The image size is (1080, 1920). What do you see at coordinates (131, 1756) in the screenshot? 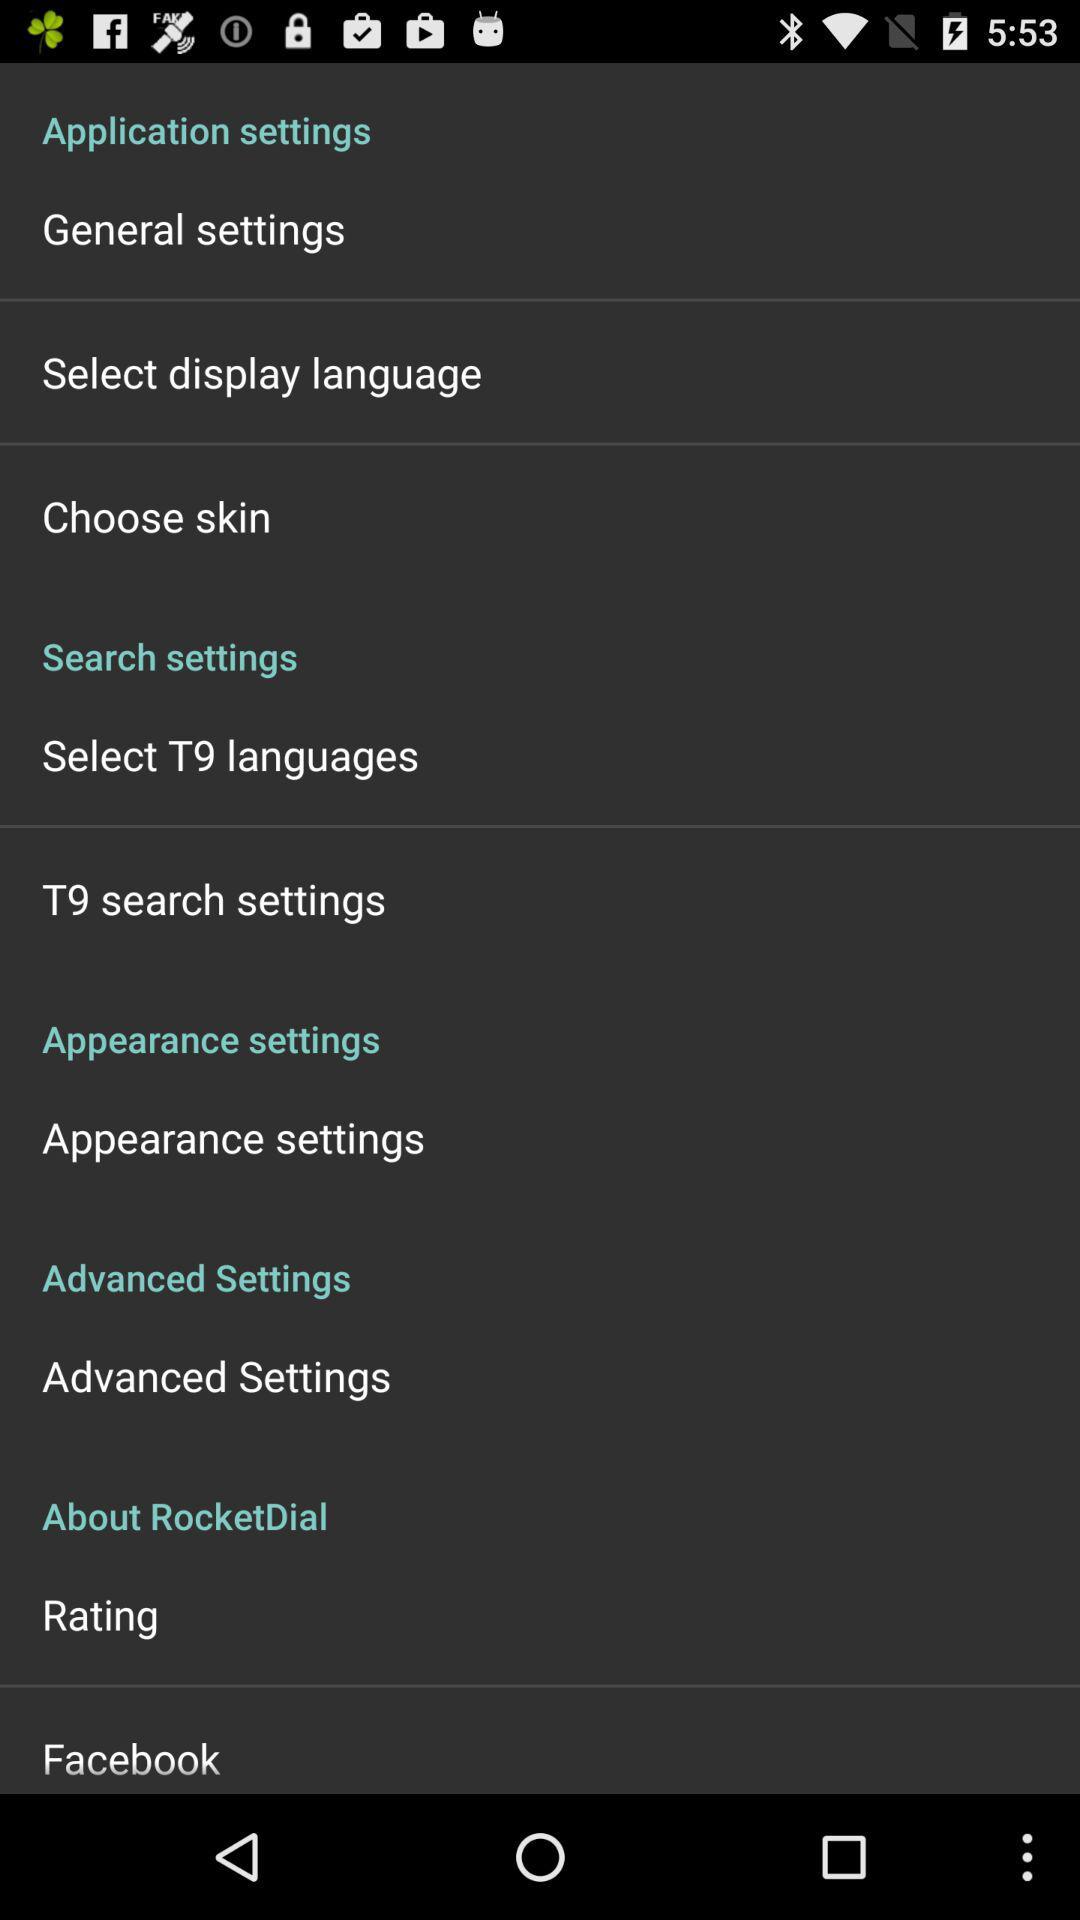
I see `facebook` at bounding box center [131, 1756].